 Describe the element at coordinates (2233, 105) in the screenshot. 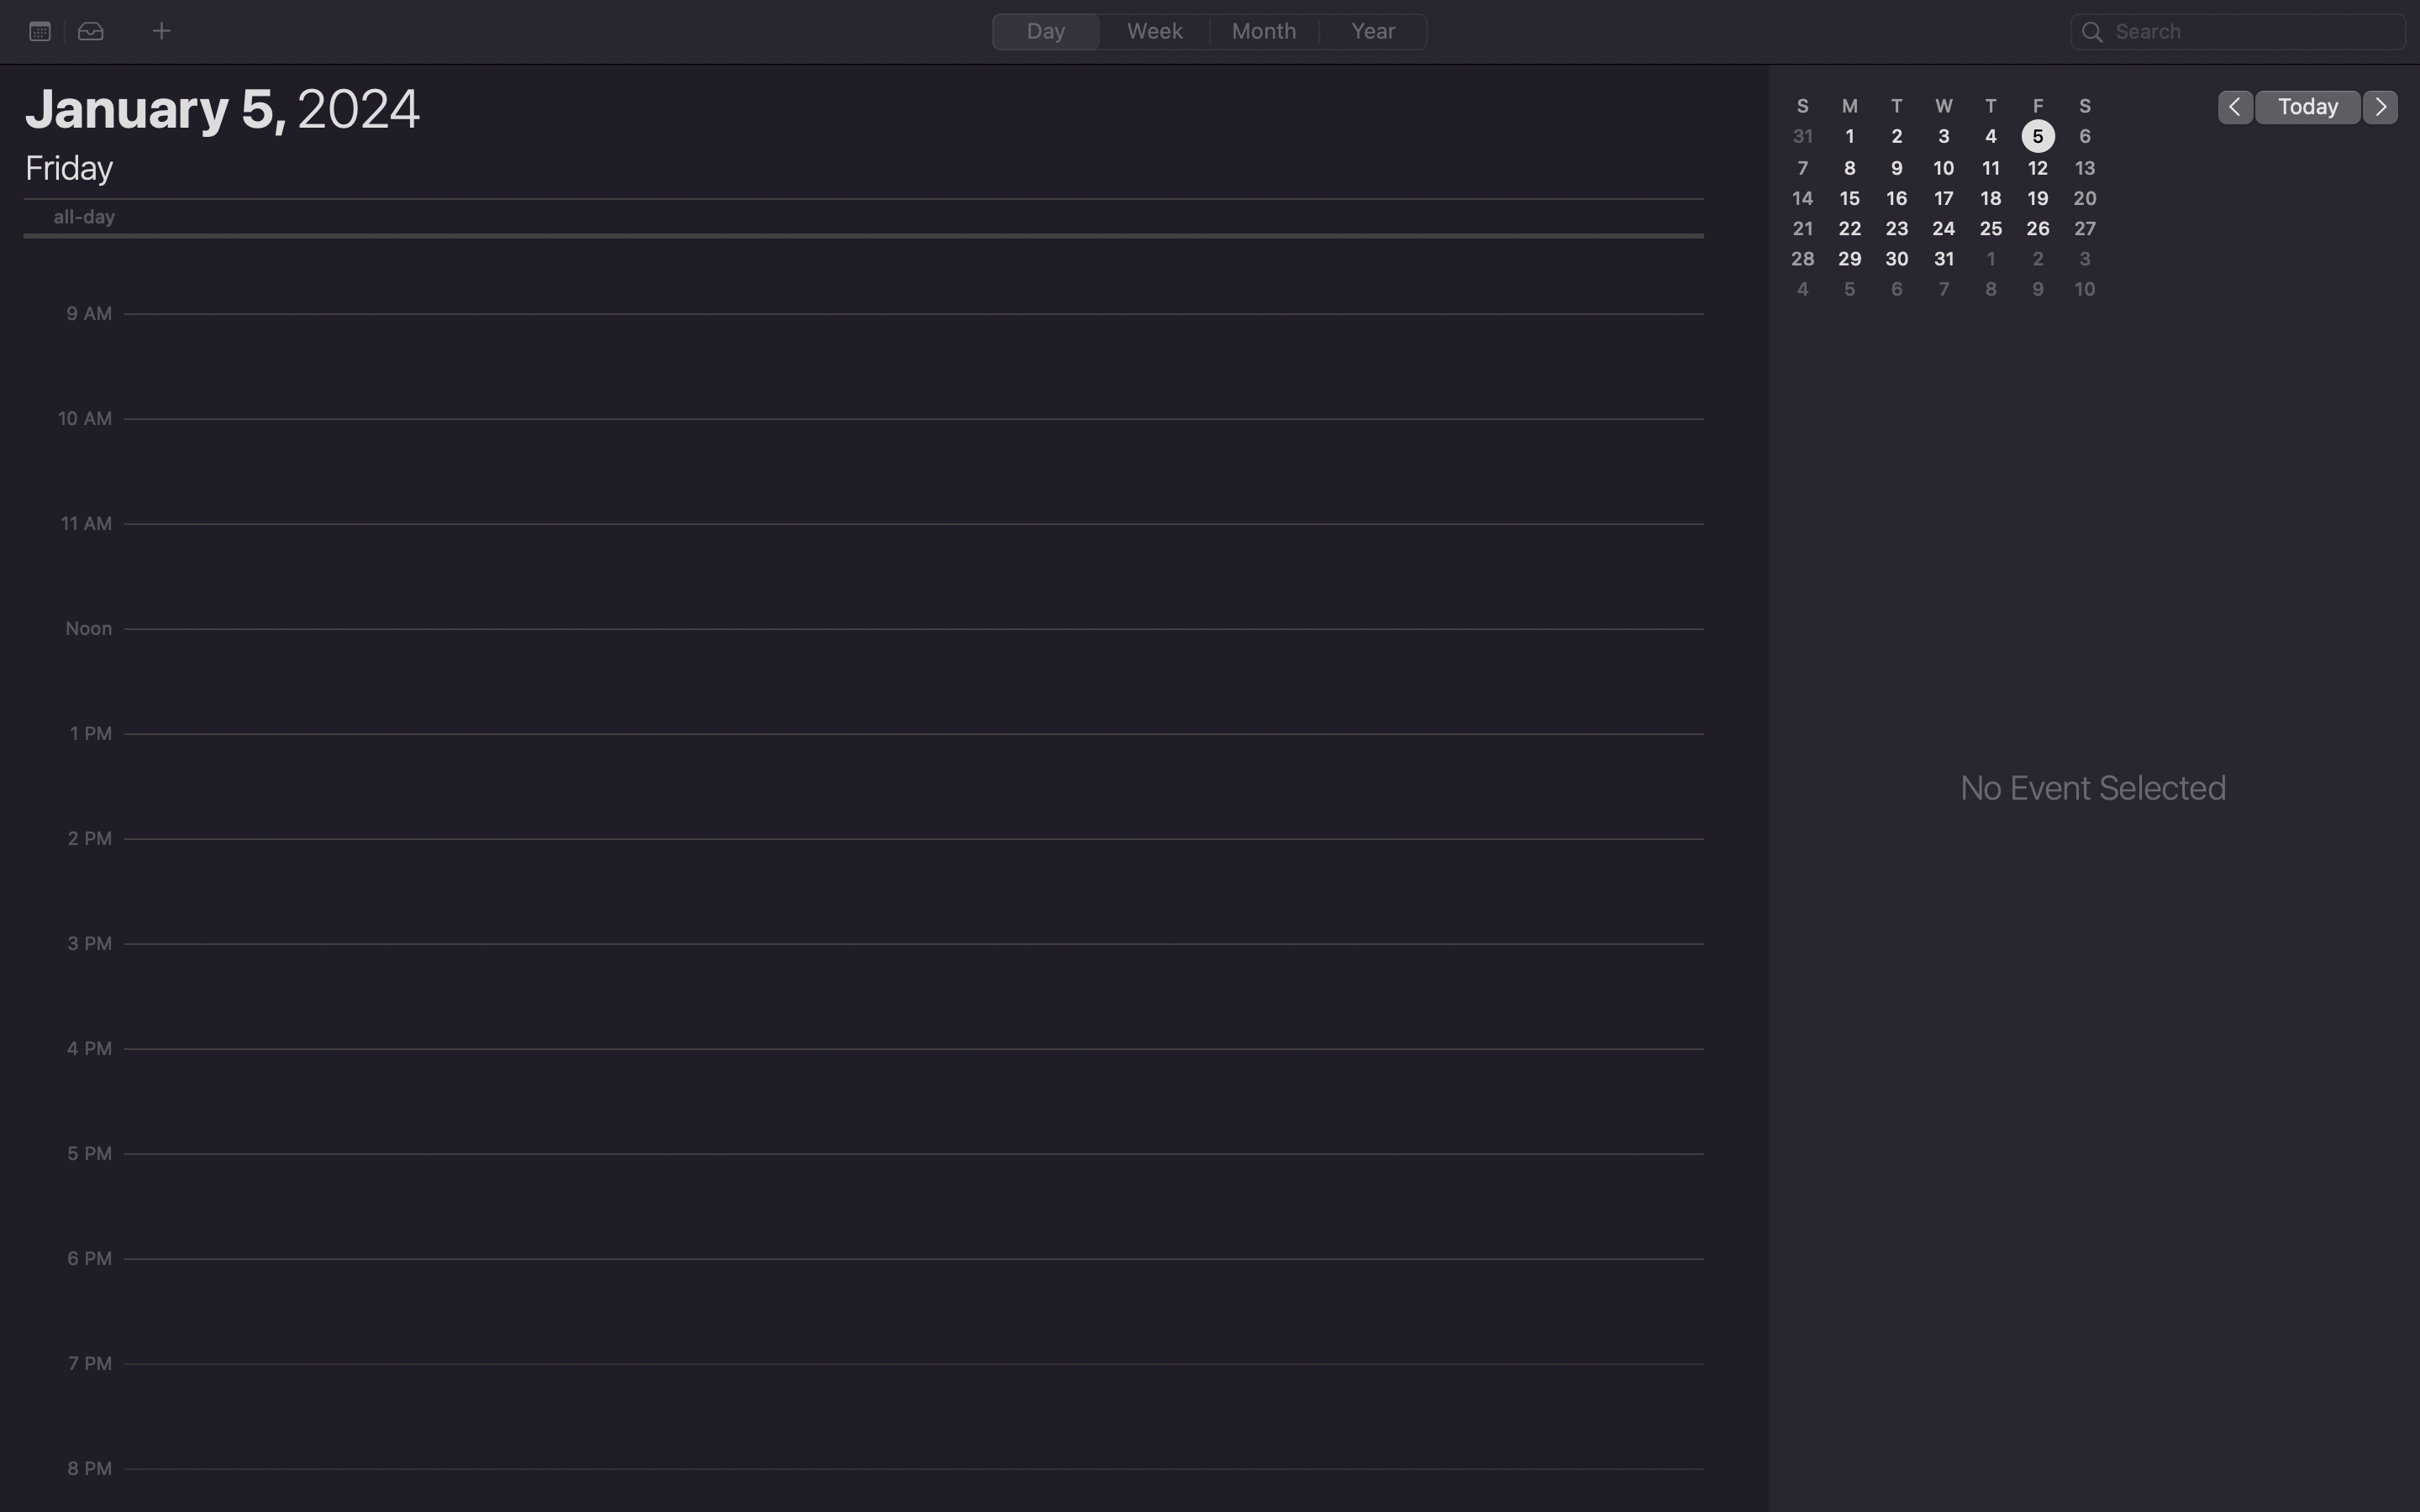

I see `Move to the preceding day in the calendar` at that location.